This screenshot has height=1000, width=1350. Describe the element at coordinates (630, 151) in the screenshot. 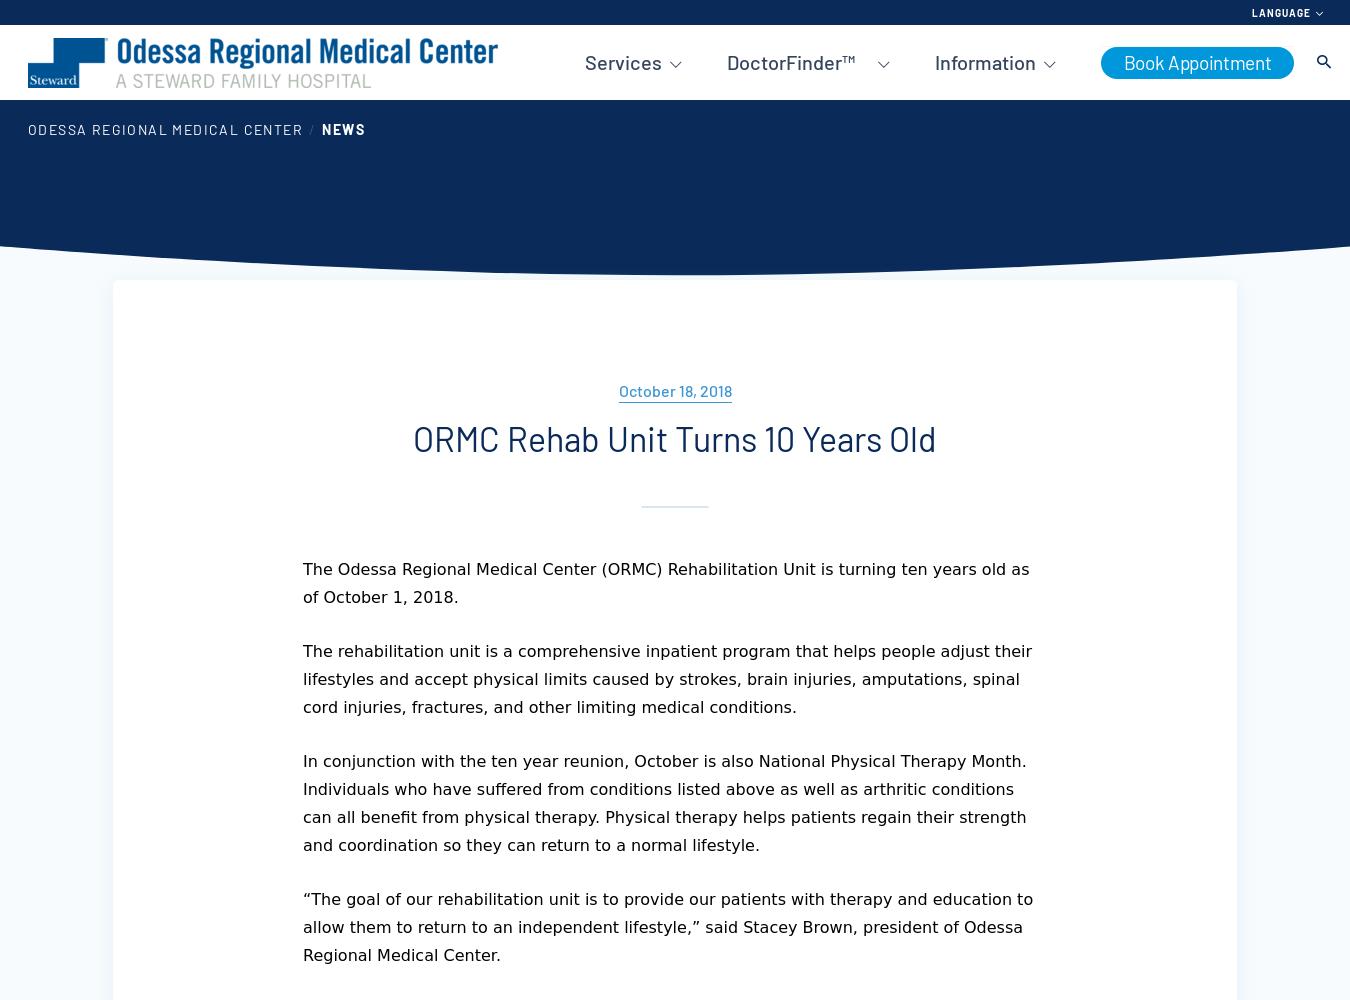

I see `'Primary Care'` at that location.